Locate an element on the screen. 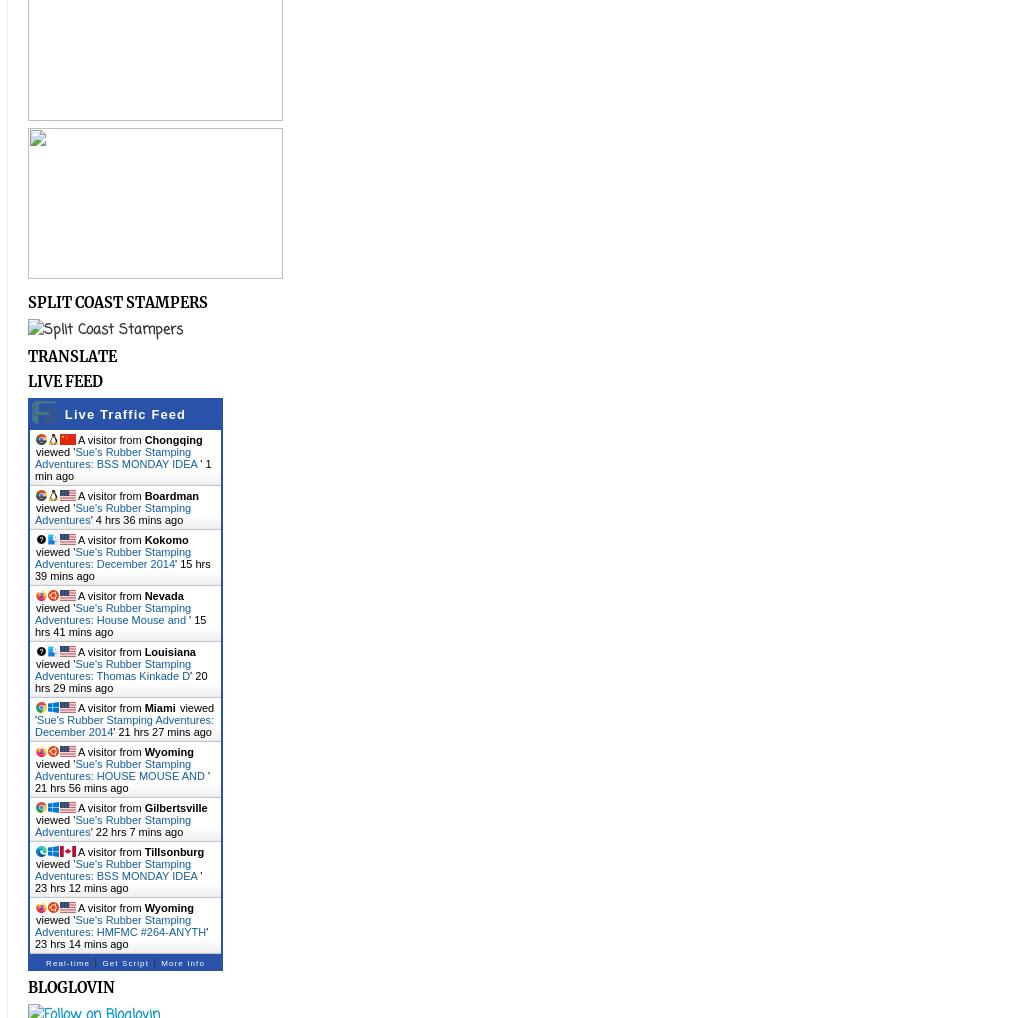 This screenshot has width=1028, height=1018. 'Sue's Rubber Stamping Adventures: Thomas Kinkade D' is located at coordinates (111, 670).